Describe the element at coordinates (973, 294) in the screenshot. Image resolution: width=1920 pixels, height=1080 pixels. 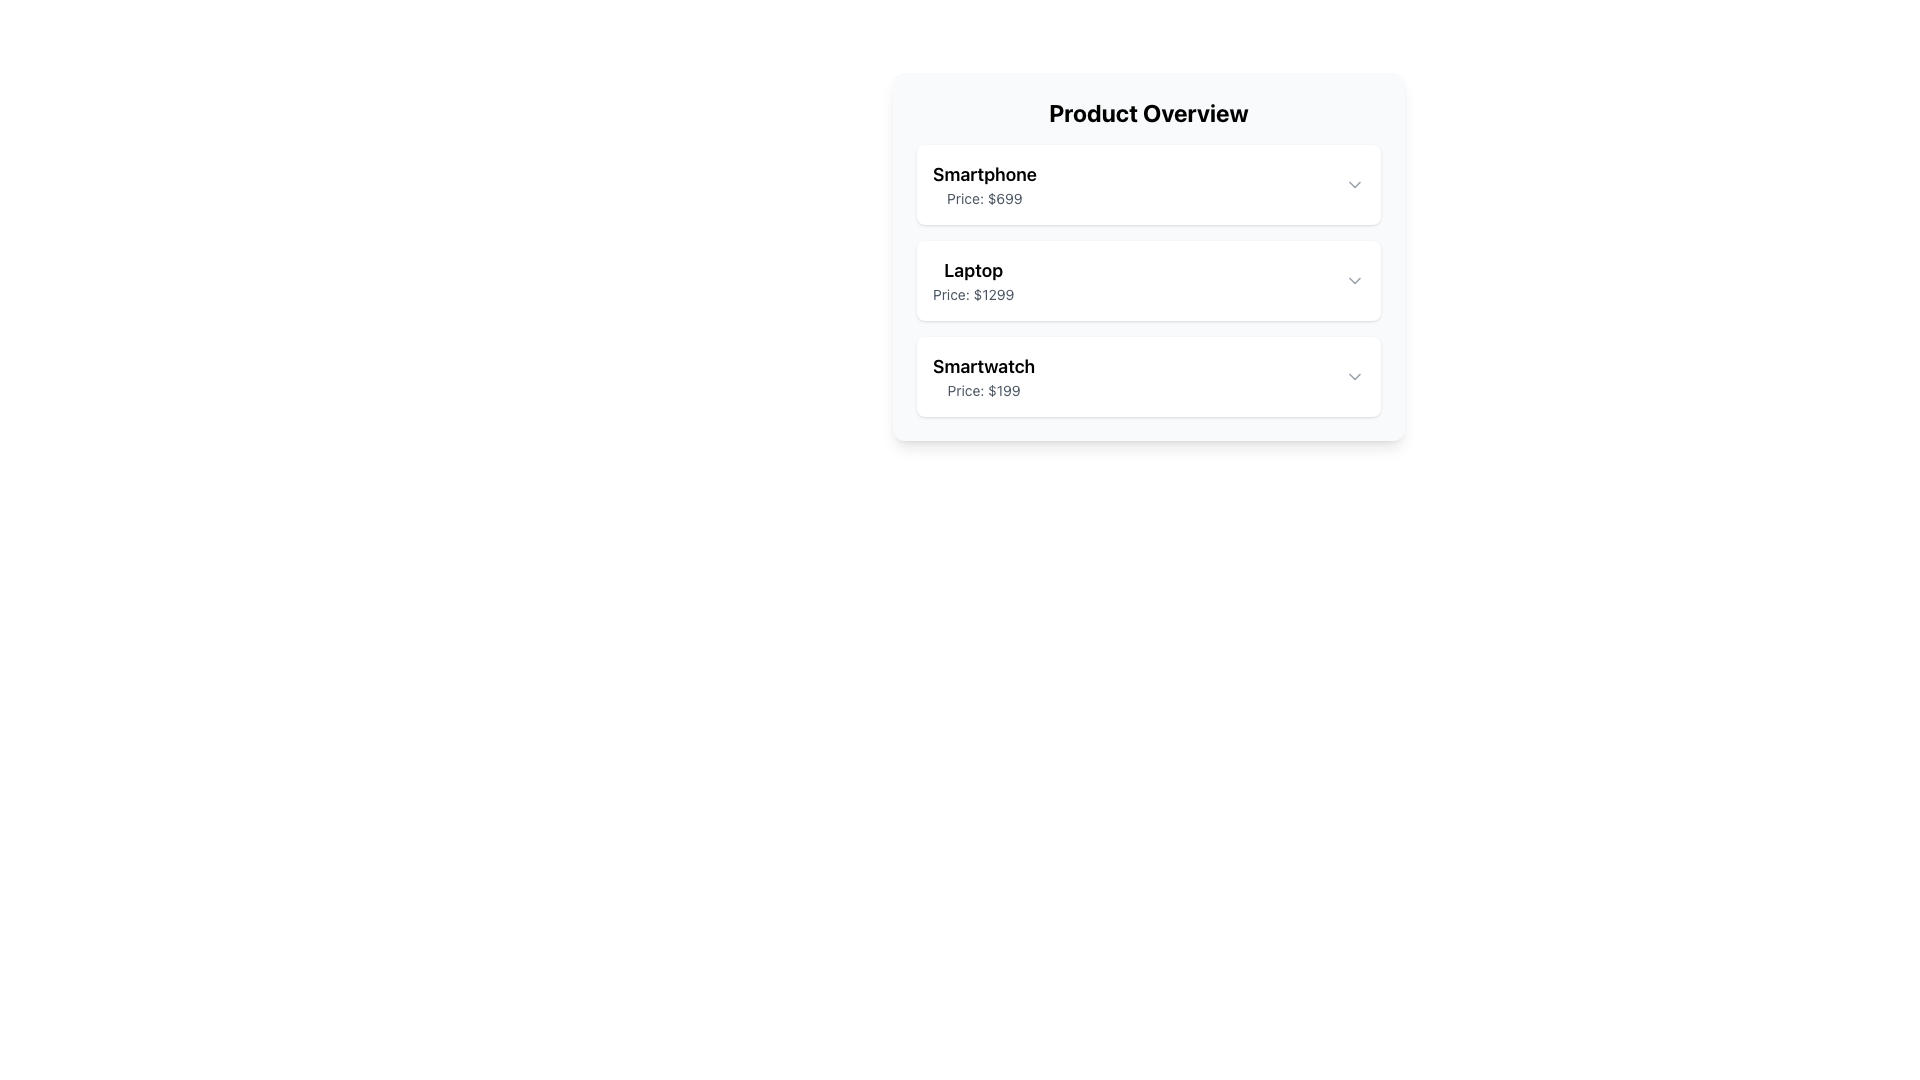
I see `the price information label for the product 'Laptop', which is located below the 'Laptop' text label in the product section` at that location.